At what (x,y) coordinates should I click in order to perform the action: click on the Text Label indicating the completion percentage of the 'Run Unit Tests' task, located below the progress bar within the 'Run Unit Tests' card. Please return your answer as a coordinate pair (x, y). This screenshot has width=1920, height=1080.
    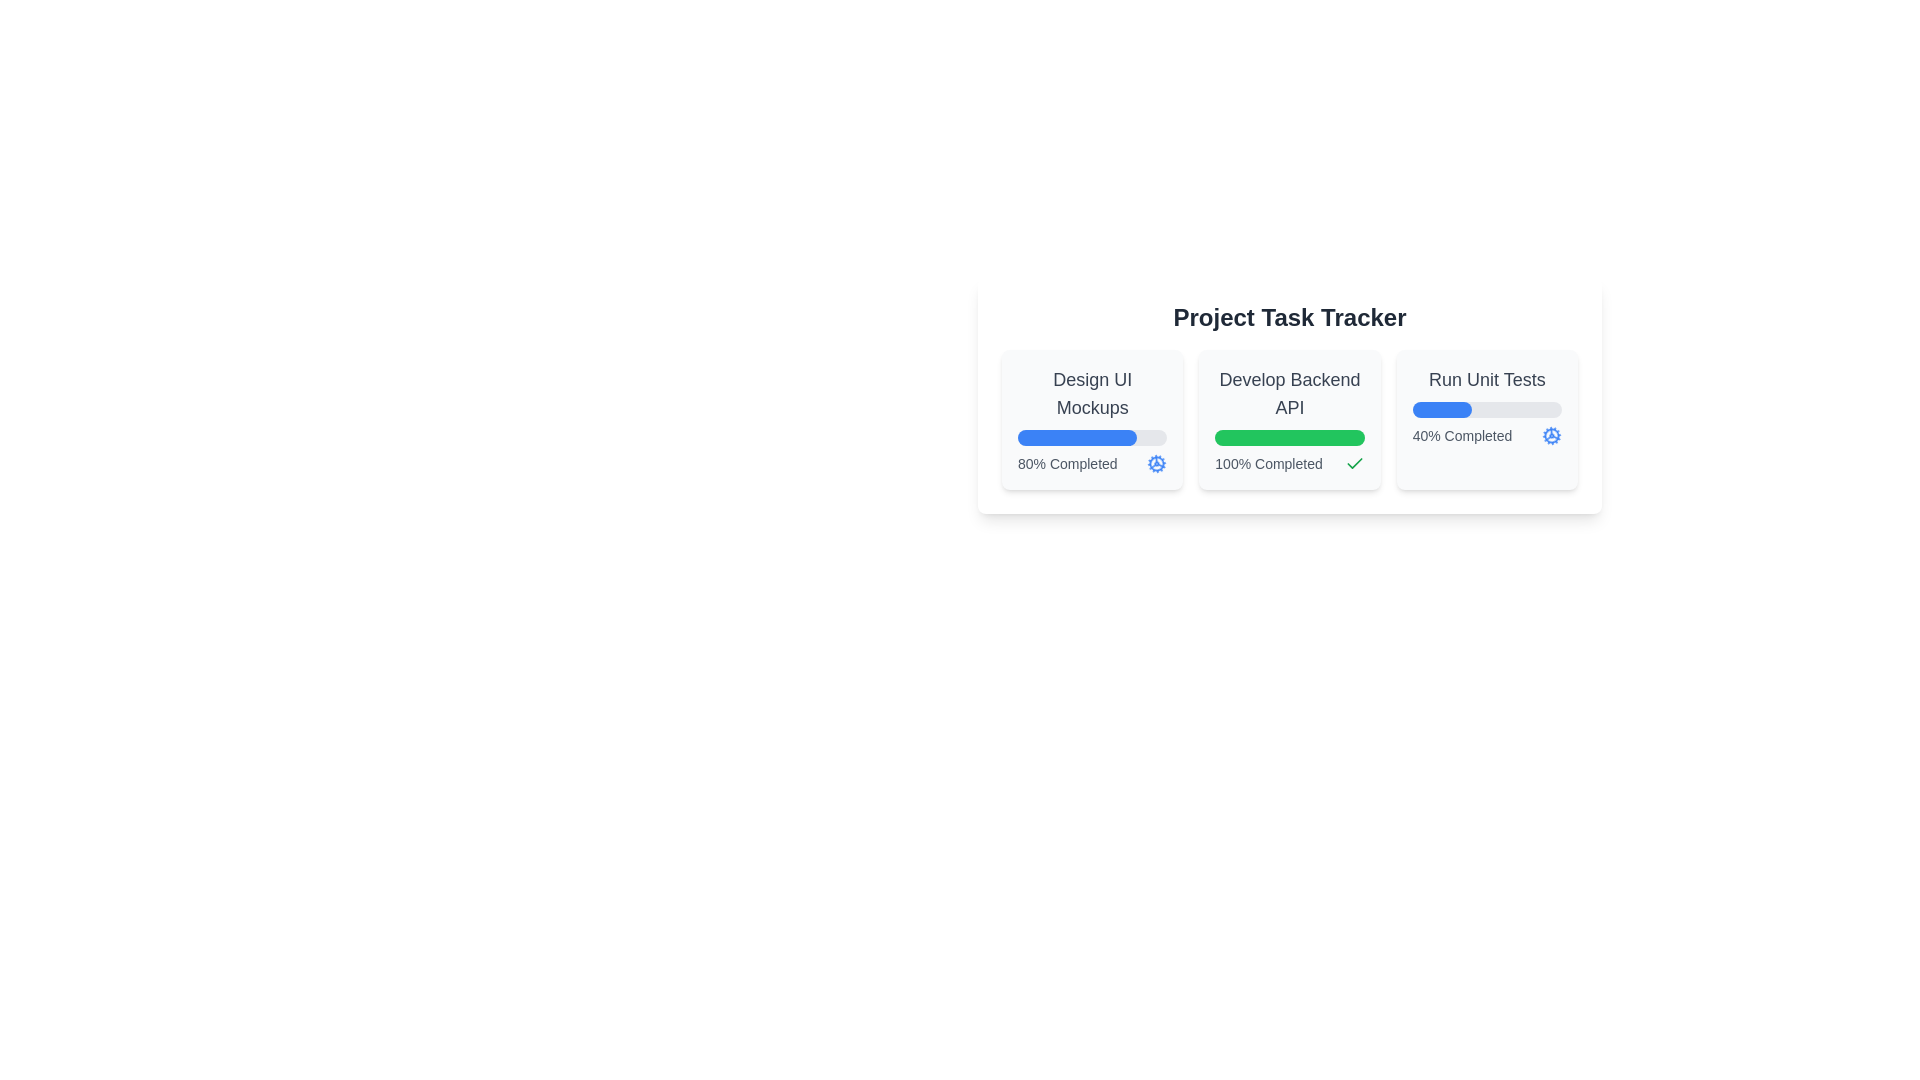
    Looking at the image, I should click on (1462, 434).